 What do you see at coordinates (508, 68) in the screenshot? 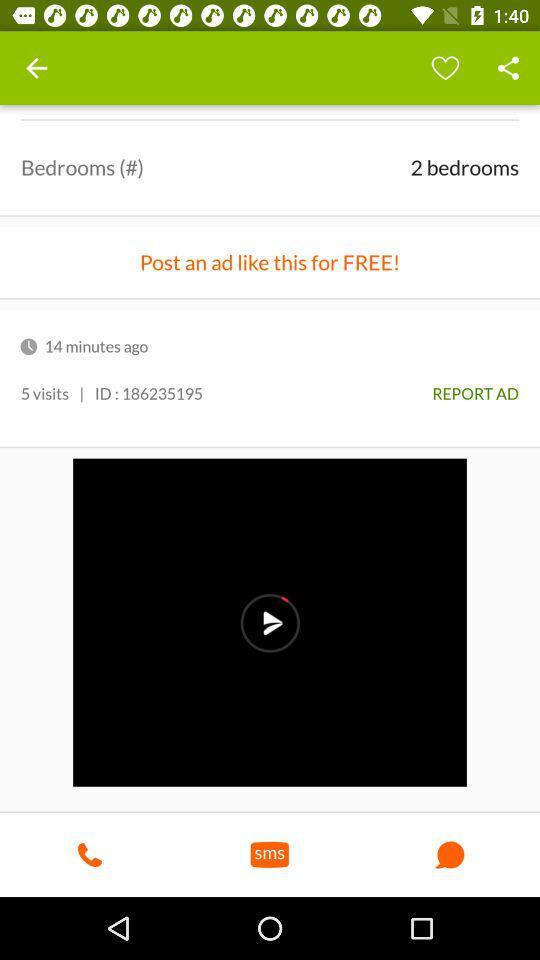
I see `share button` at bounding box center [508, 68].